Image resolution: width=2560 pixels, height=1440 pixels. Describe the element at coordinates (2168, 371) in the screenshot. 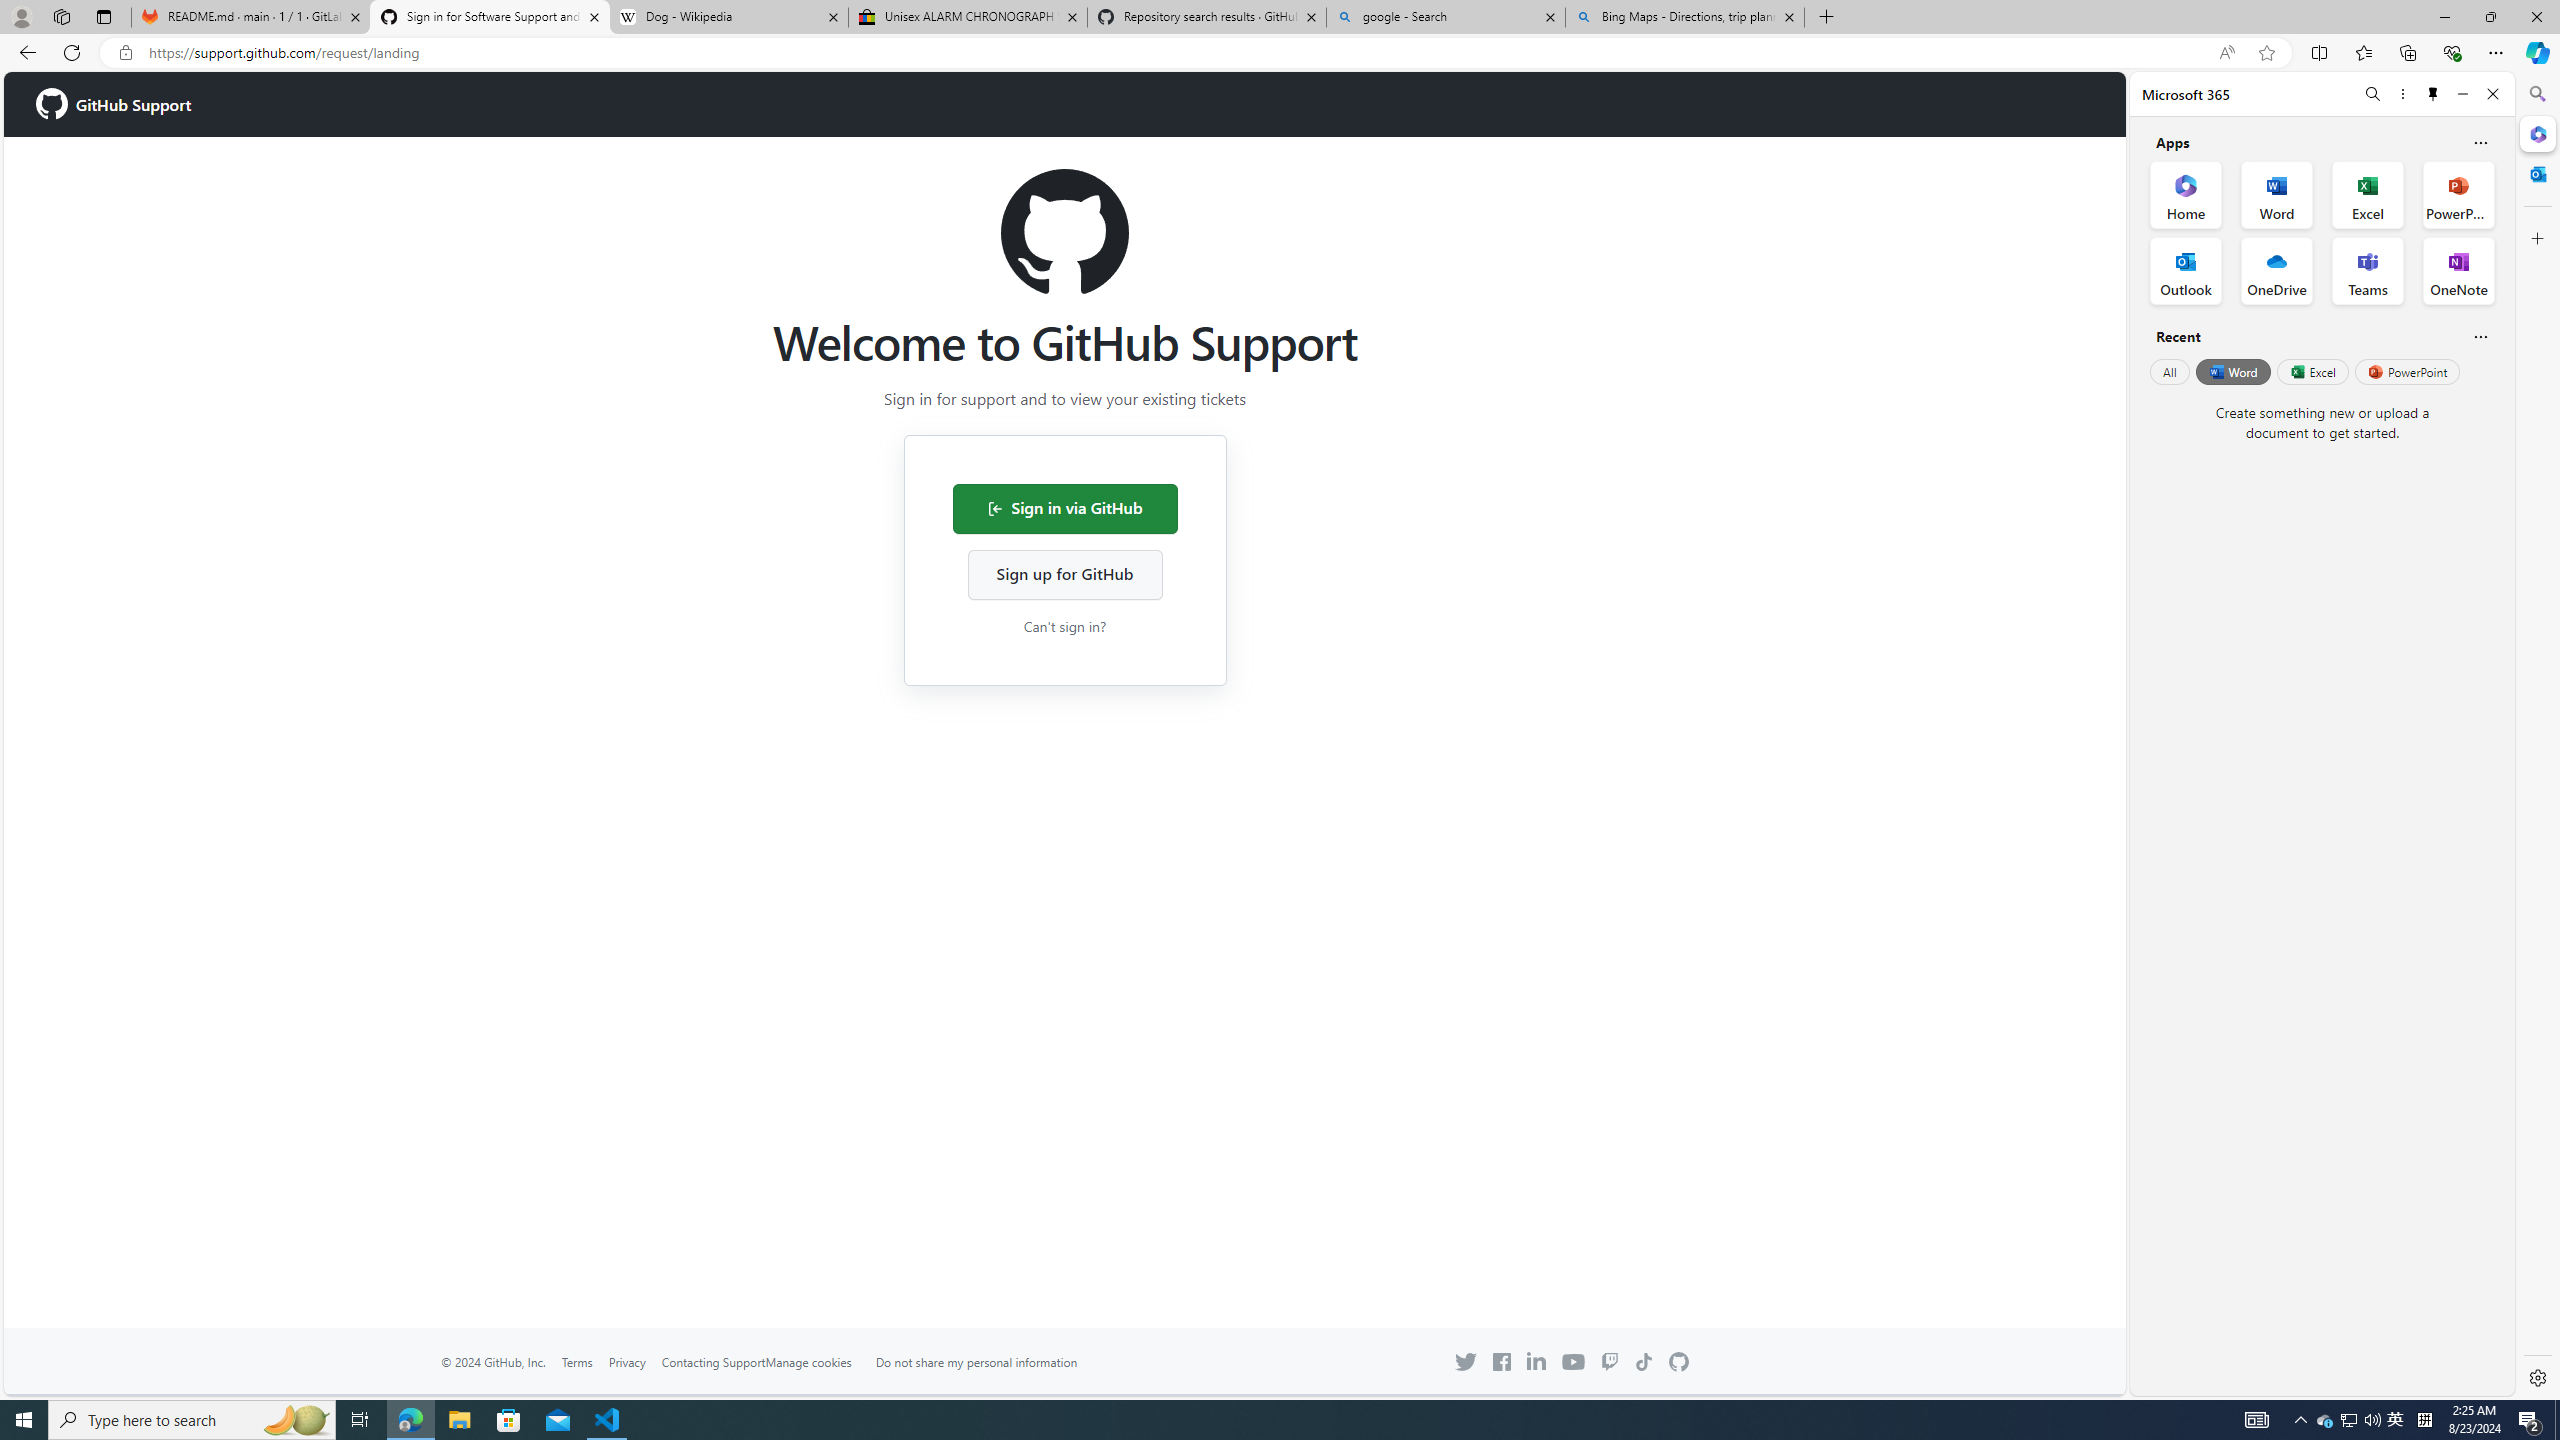

I see `'All'` at that location.